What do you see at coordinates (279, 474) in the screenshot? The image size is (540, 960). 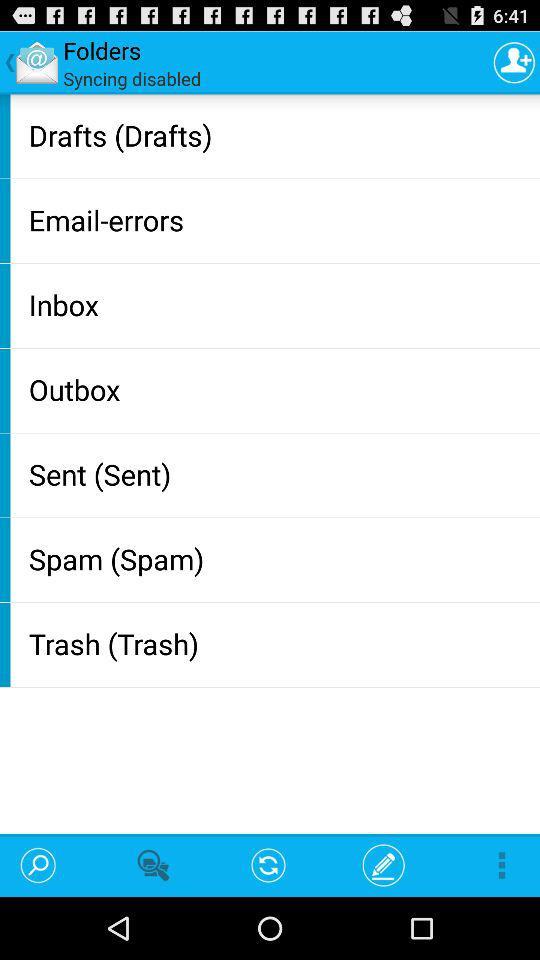 I see `the app below outbox item` at bounding box center [279, 474].